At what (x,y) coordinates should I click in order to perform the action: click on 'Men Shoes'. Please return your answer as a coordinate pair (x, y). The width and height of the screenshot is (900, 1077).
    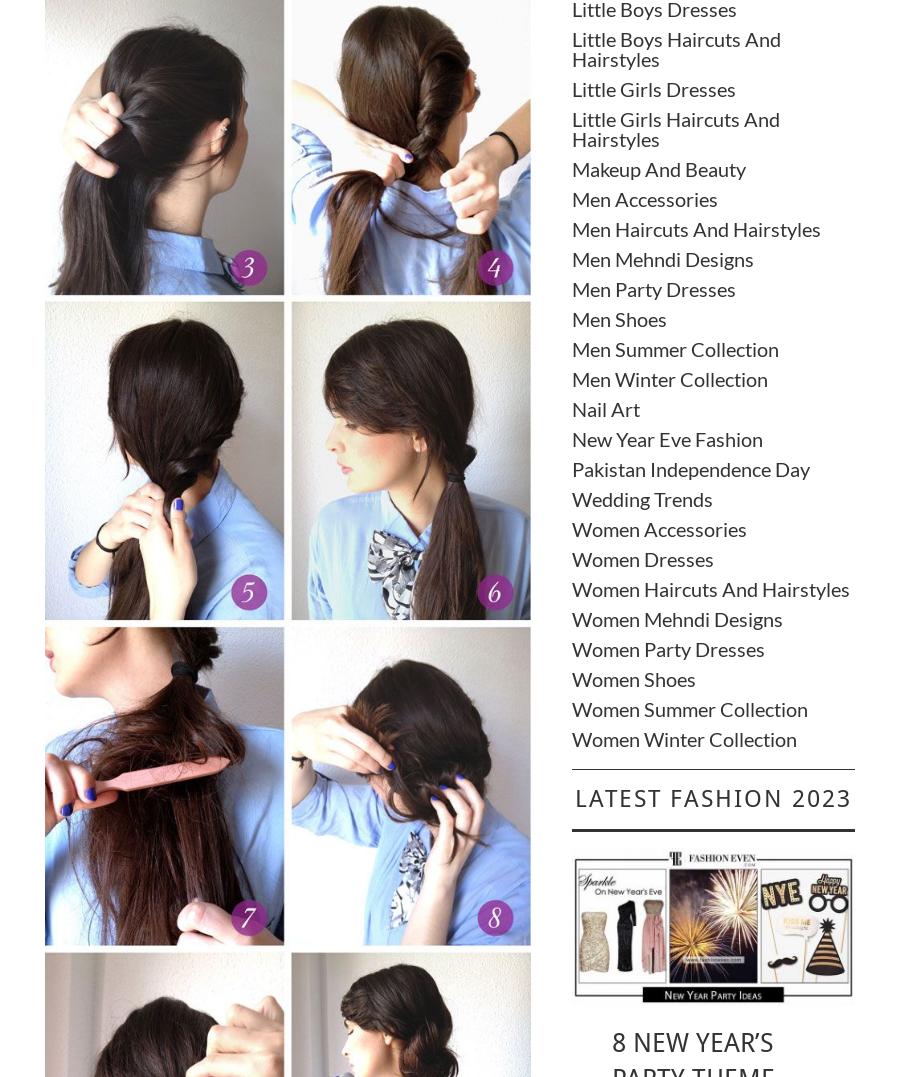
    Looking at the image, I should click on (618, 318).